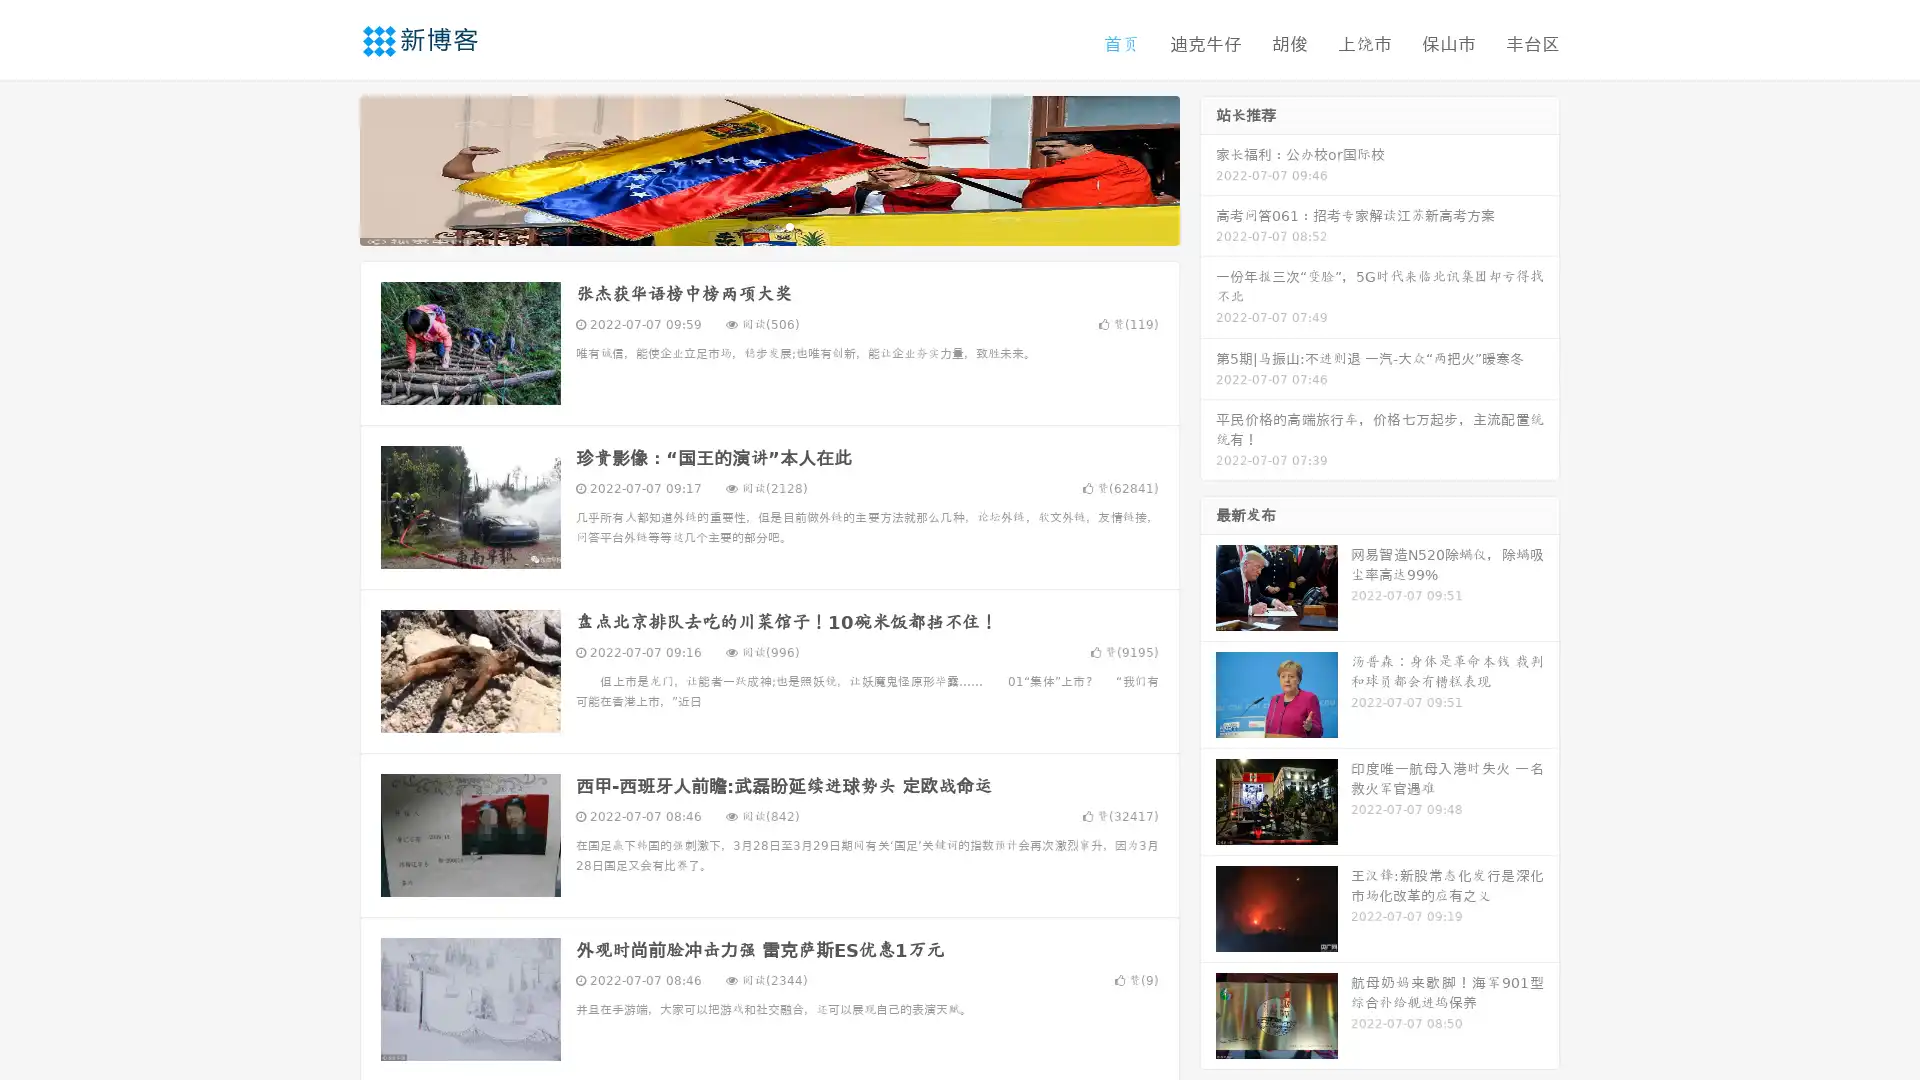 The height and width of the screenshot is (1080, 1920). Describe the element at coordinates (768, 225) in the screenshot. I see `Go to slide 2` at that location.